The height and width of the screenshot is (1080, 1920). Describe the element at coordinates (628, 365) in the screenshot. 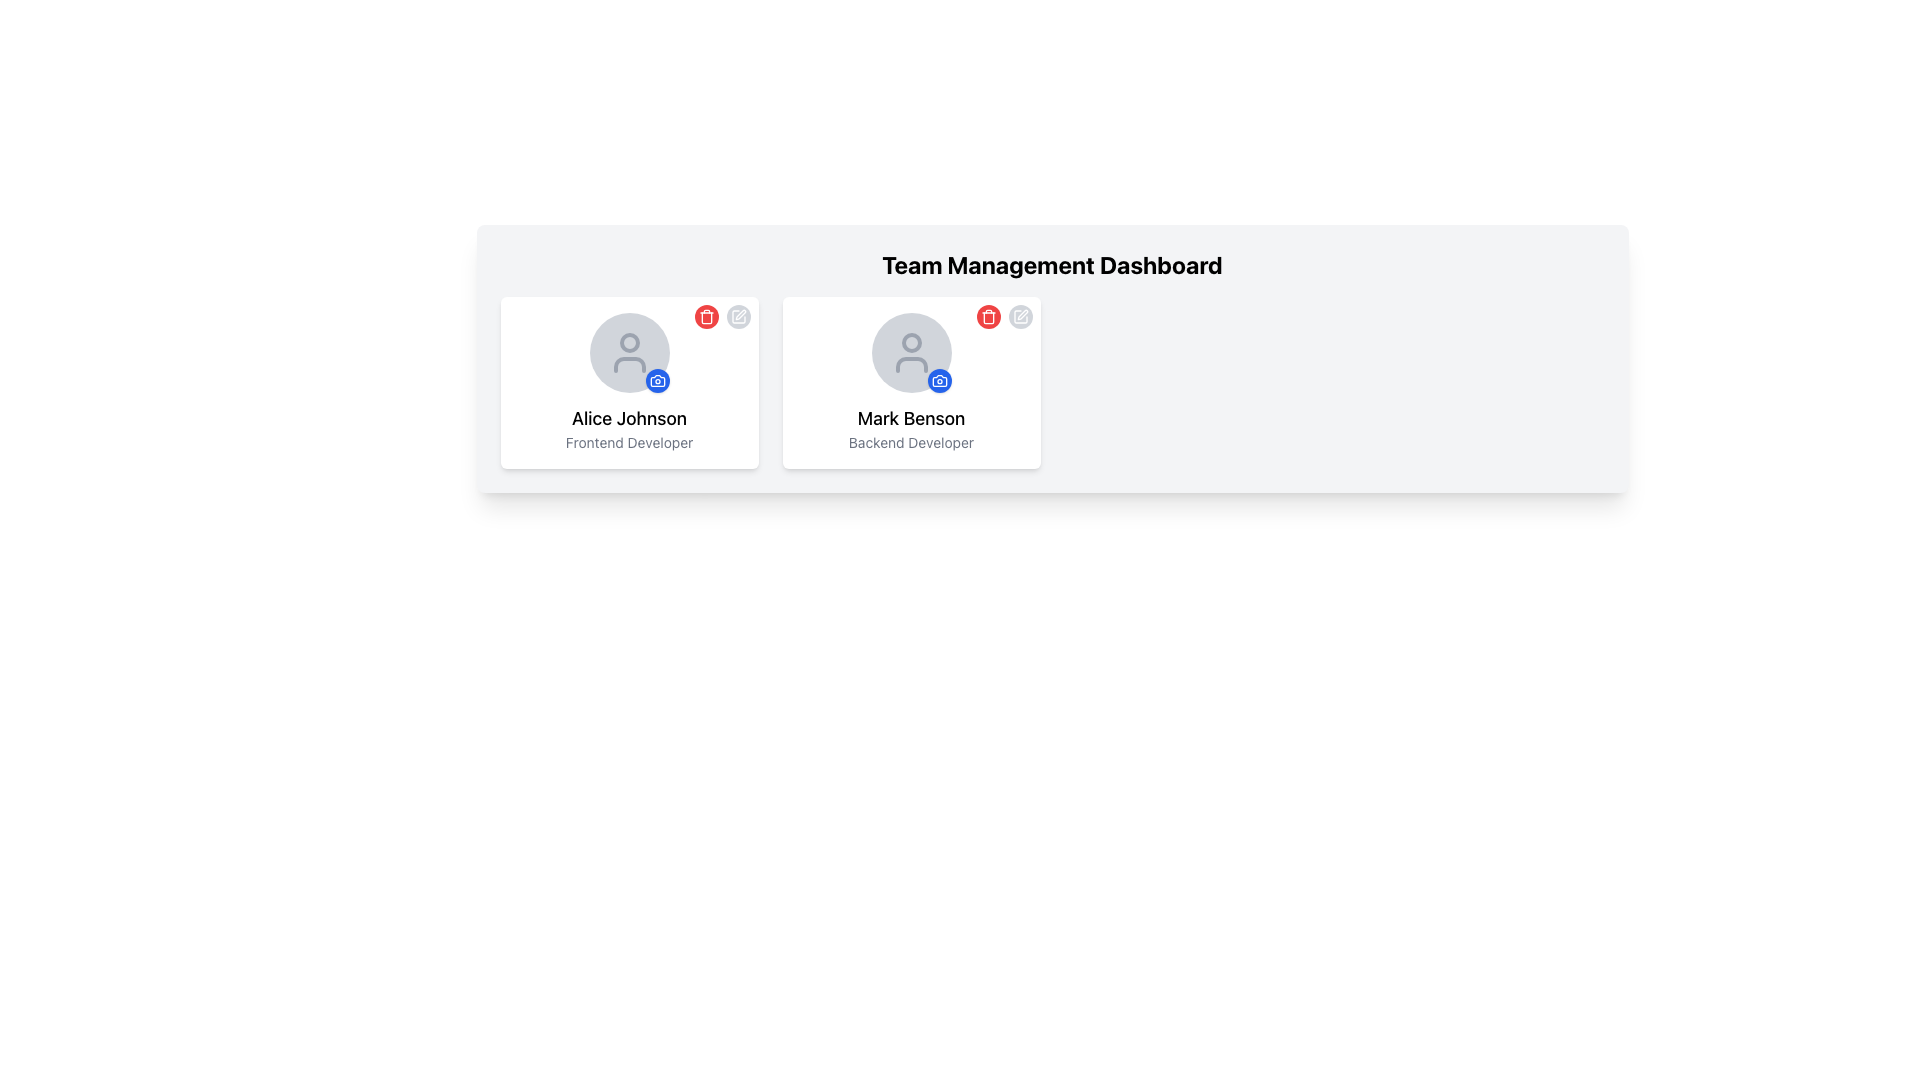

I see `the lower part of the generic person silhouette vector icon representing the torso in the avatar section of Alice Johnson's user card` at that location.